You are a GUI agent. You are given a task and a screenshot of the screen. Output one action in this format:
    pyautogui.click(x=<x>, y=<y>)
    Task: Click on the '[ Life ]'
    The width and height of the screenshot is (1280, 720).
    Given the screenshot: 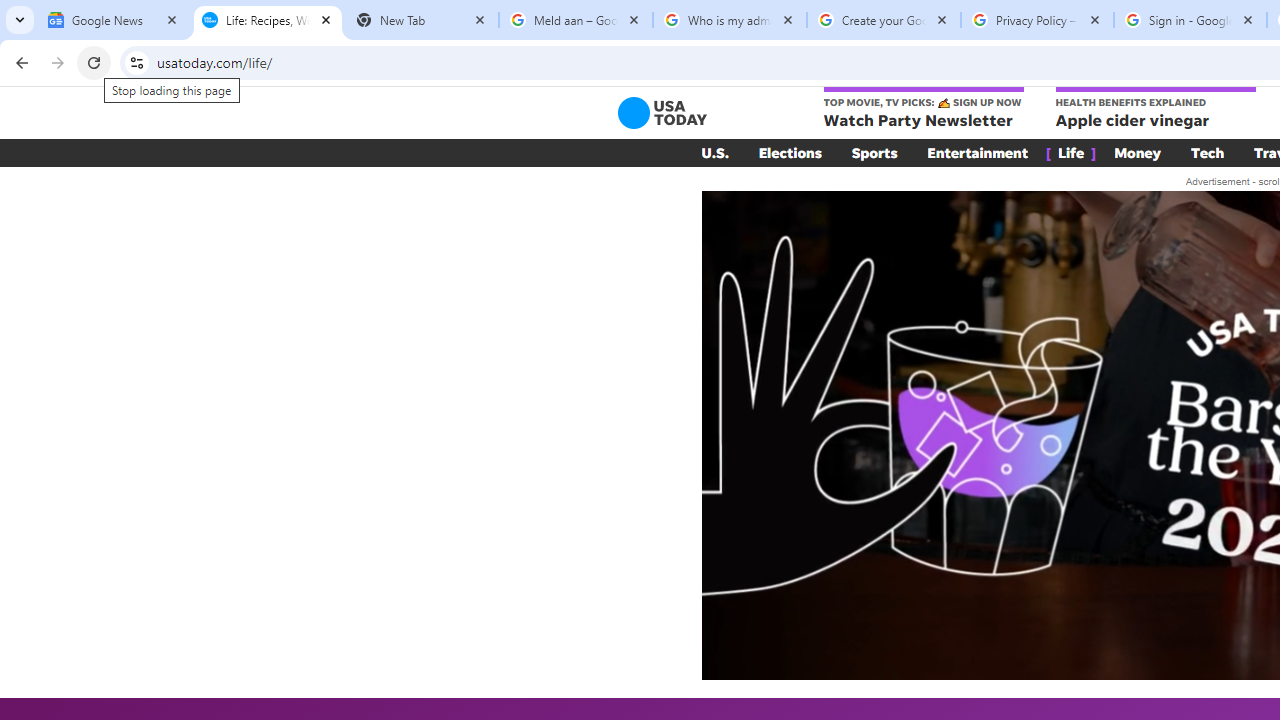 What is the action you would take?
    pyautogui.click(x=1070, y=152)
    